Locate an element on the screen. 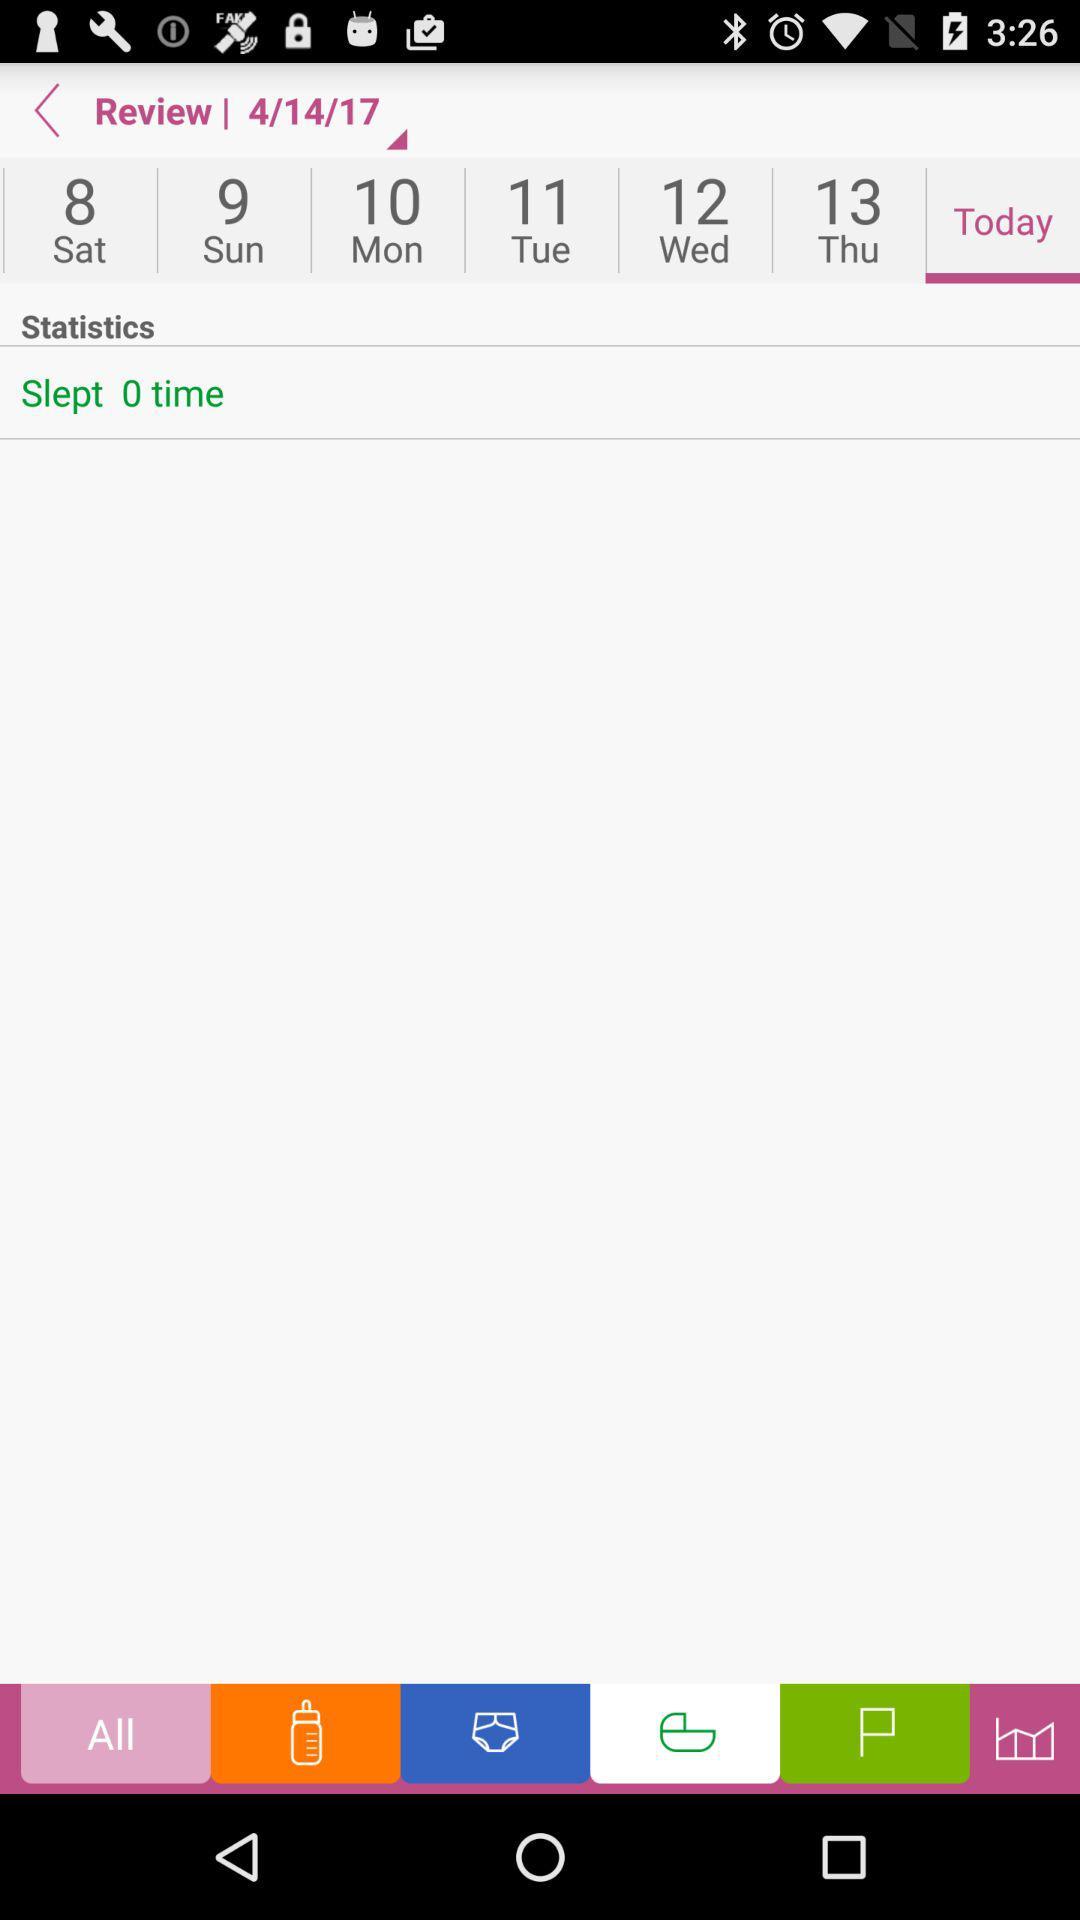  previous is located at coordinates (46, 109).